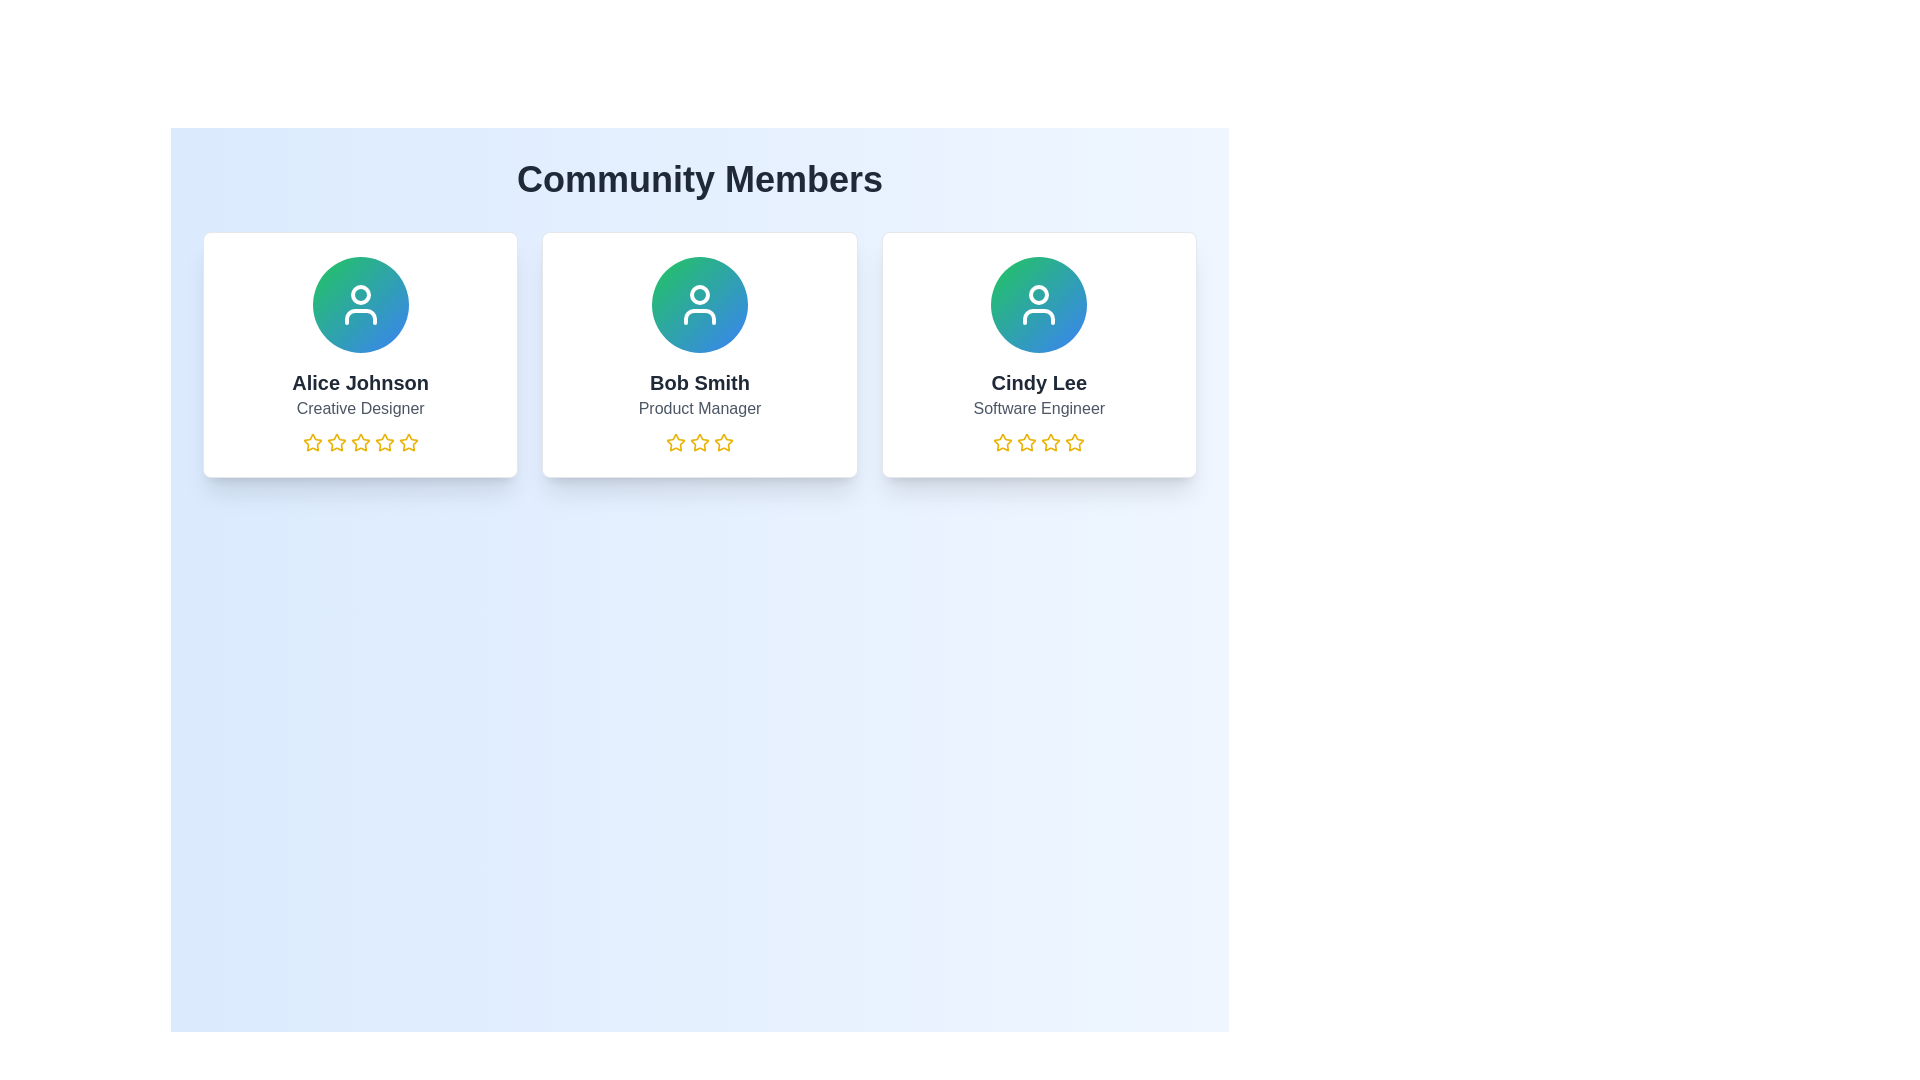 The height and width of the screenshot is (1080, 1920). I want to click on the Avatar or Profile Image Icon located in the upper central section of the 'Alice Johnson' card in the 'Community Members' section, so click(360, 304).